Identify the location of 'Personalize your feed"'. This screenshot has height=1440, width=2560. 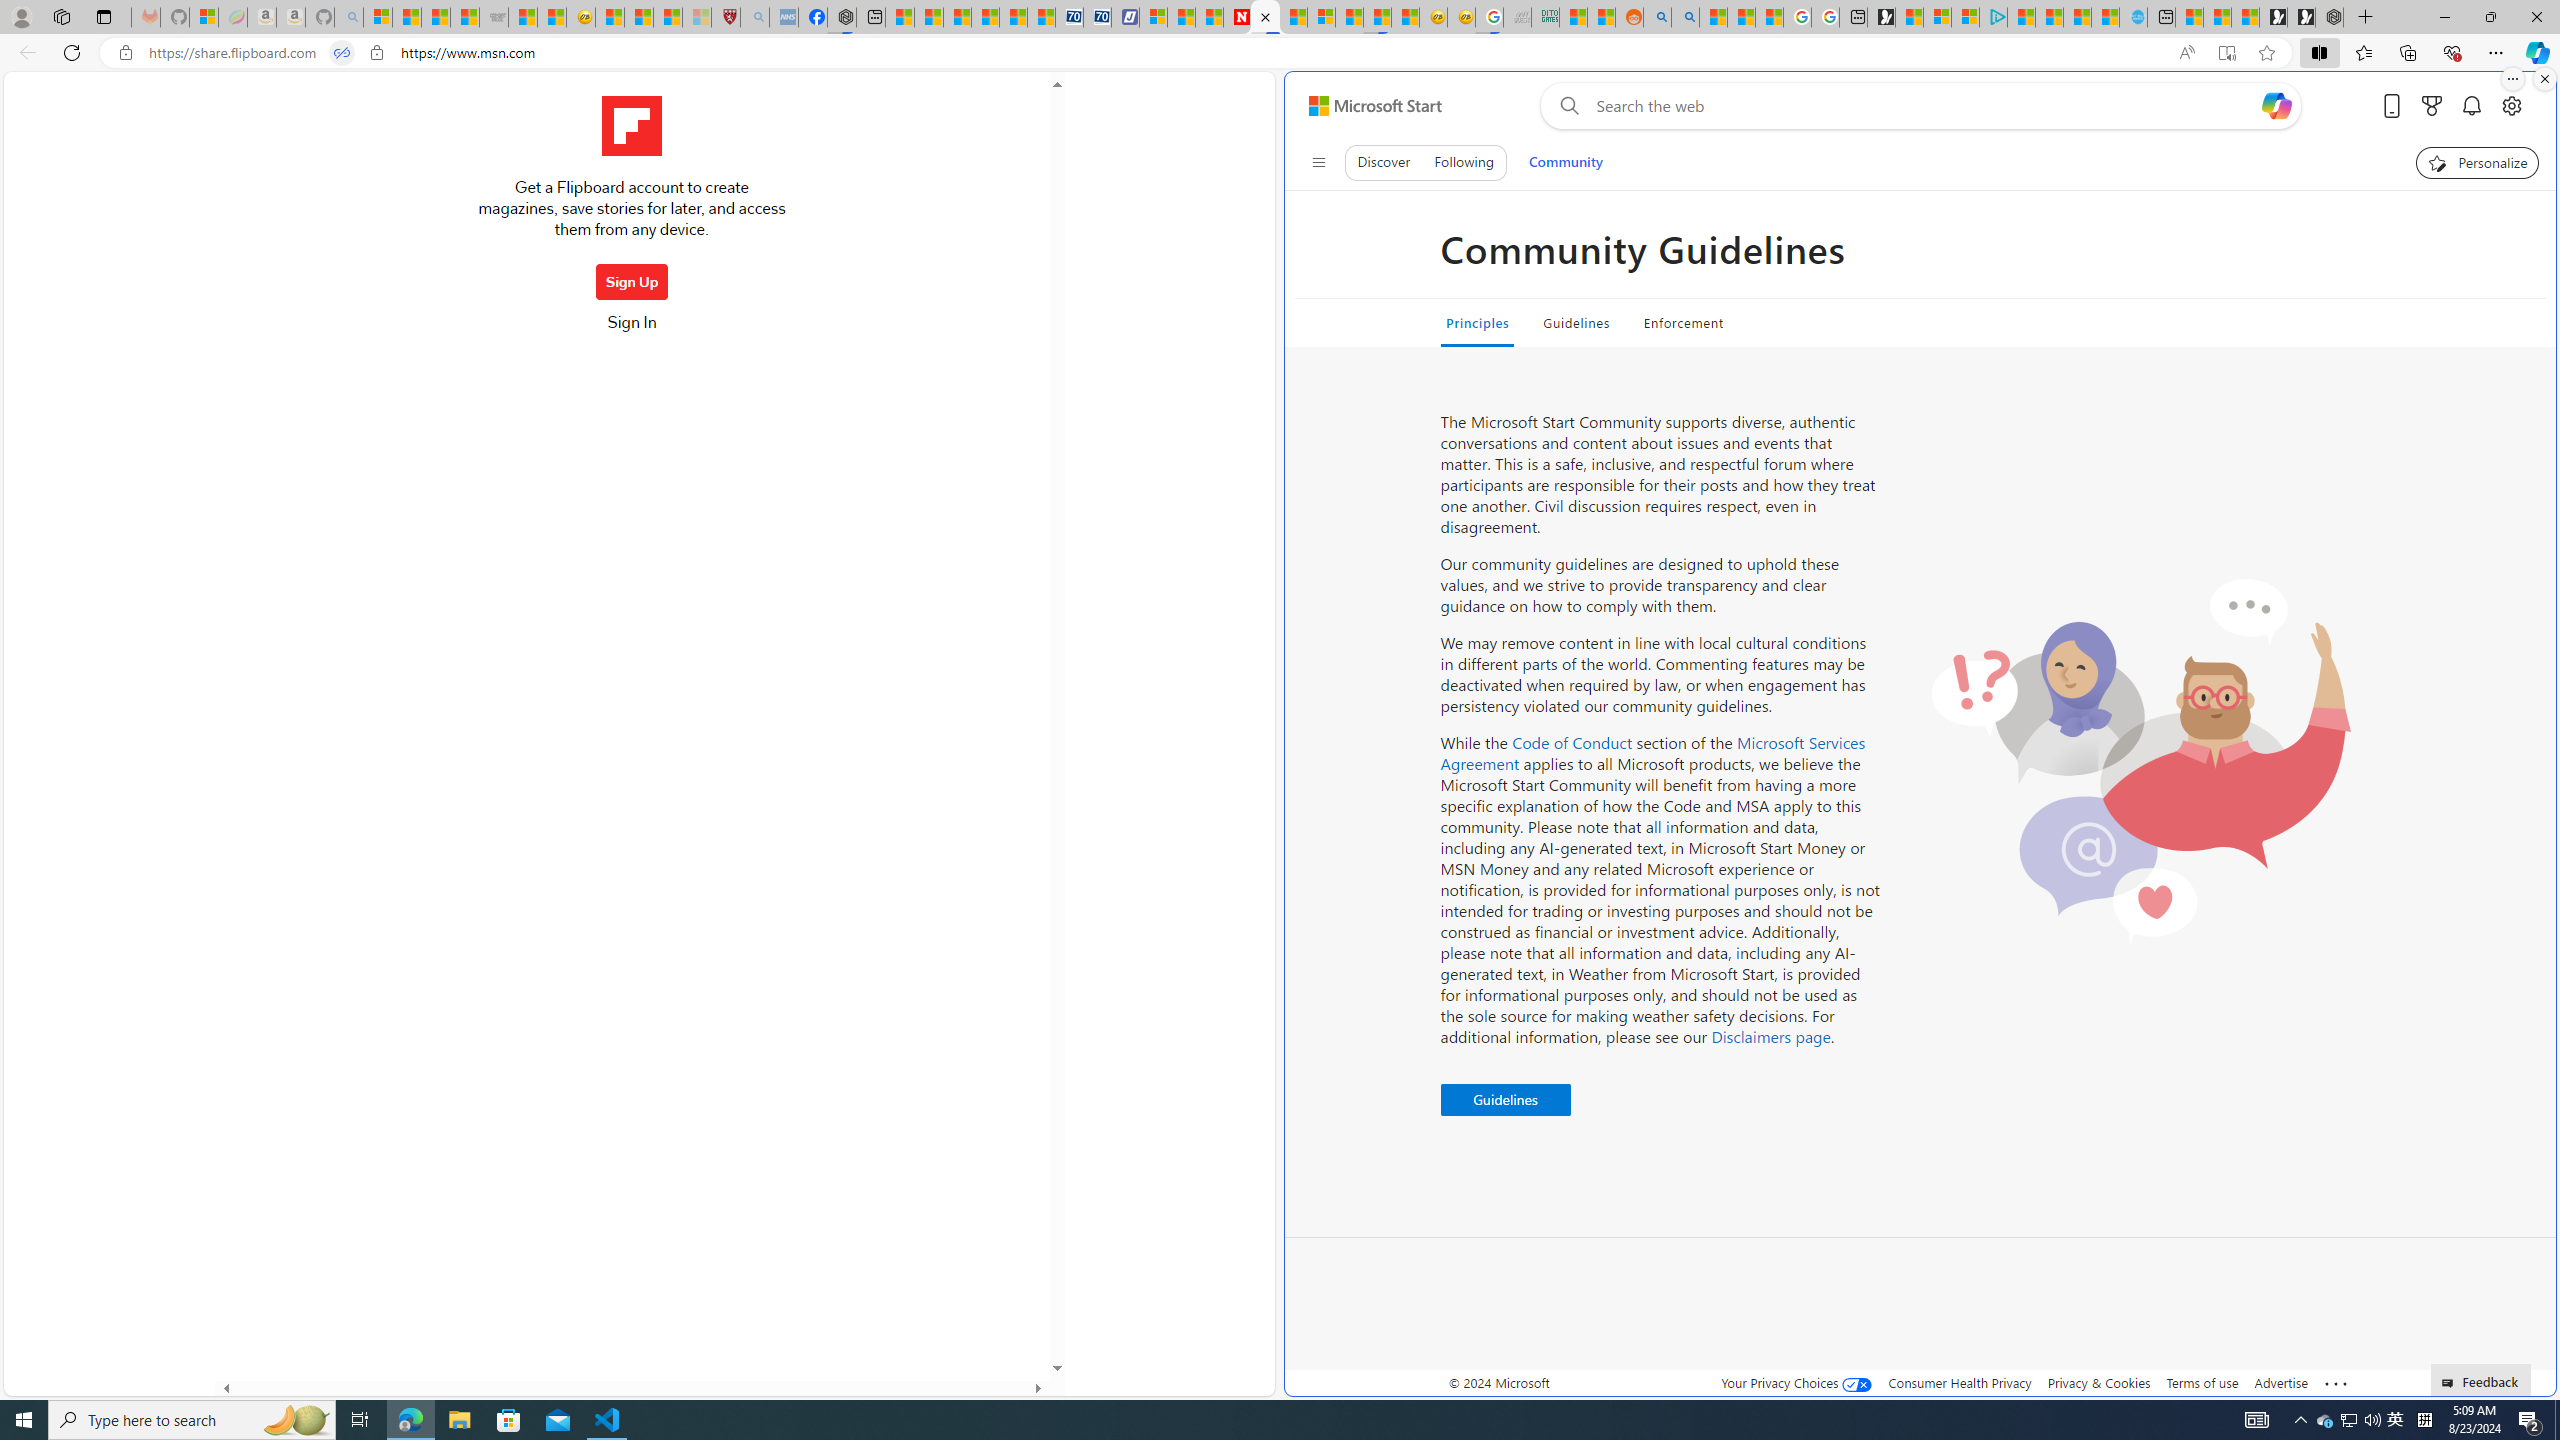
(2478, 161).